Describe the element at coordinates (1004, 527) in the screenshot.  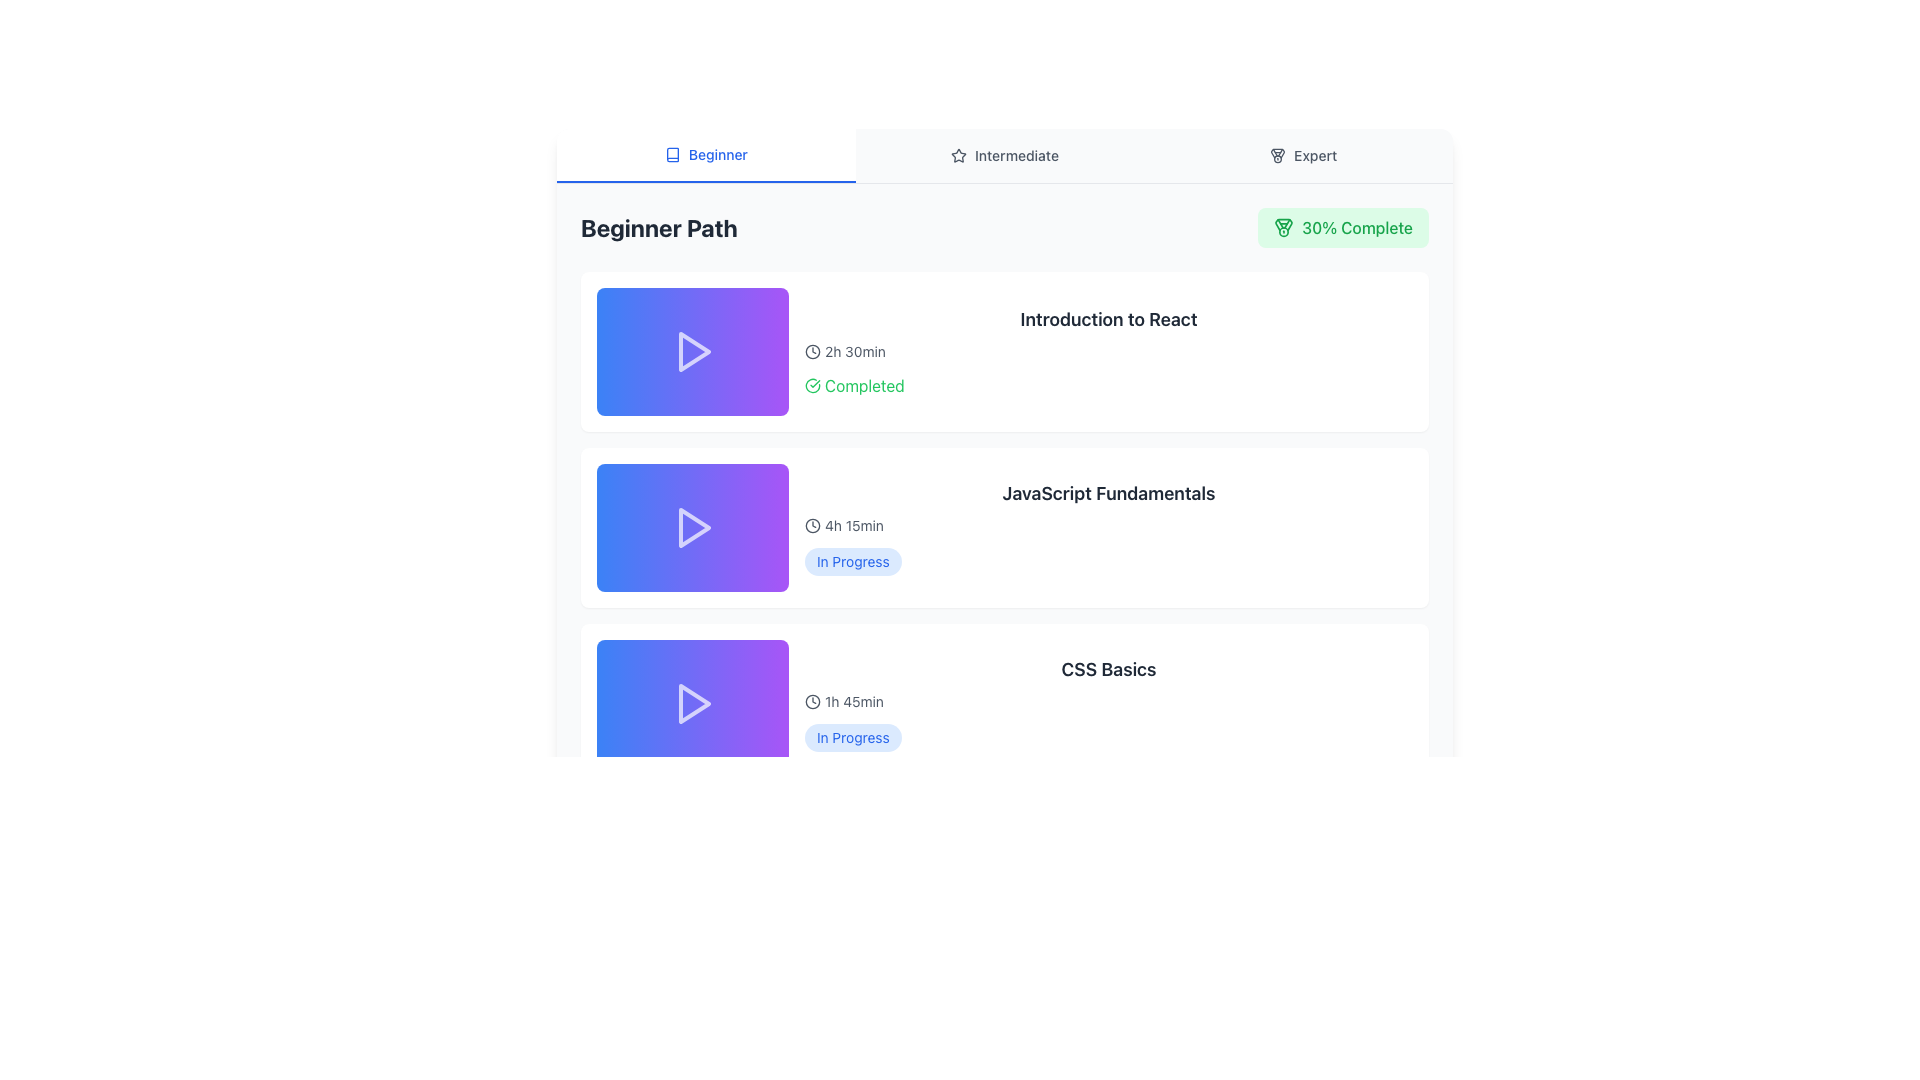
I see `course title from the Course Selector Card for 'JavaScript Fundamentals', which is the second card in the vertical list of courses` at that location.